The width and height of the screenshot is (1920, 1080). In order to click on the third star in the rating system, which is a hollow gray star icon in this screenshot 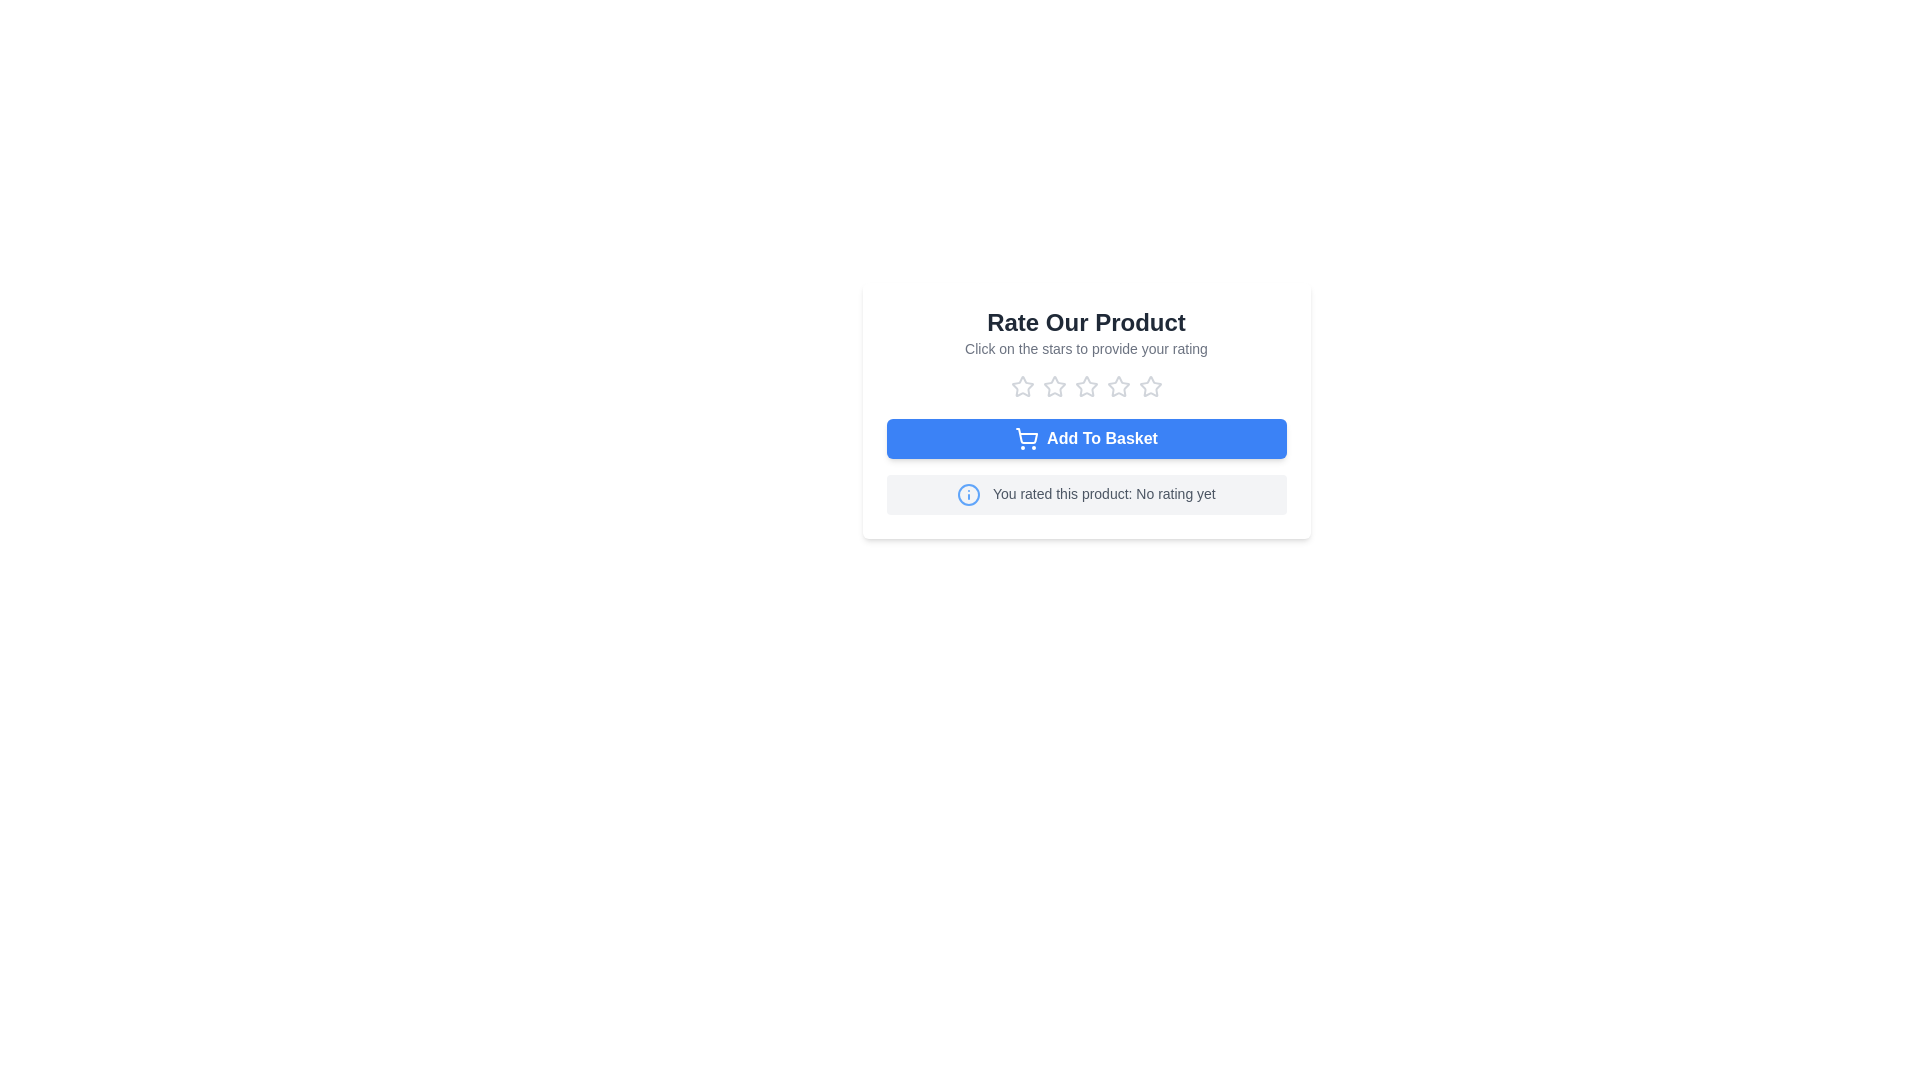, I will do `click(1117, 386)`.